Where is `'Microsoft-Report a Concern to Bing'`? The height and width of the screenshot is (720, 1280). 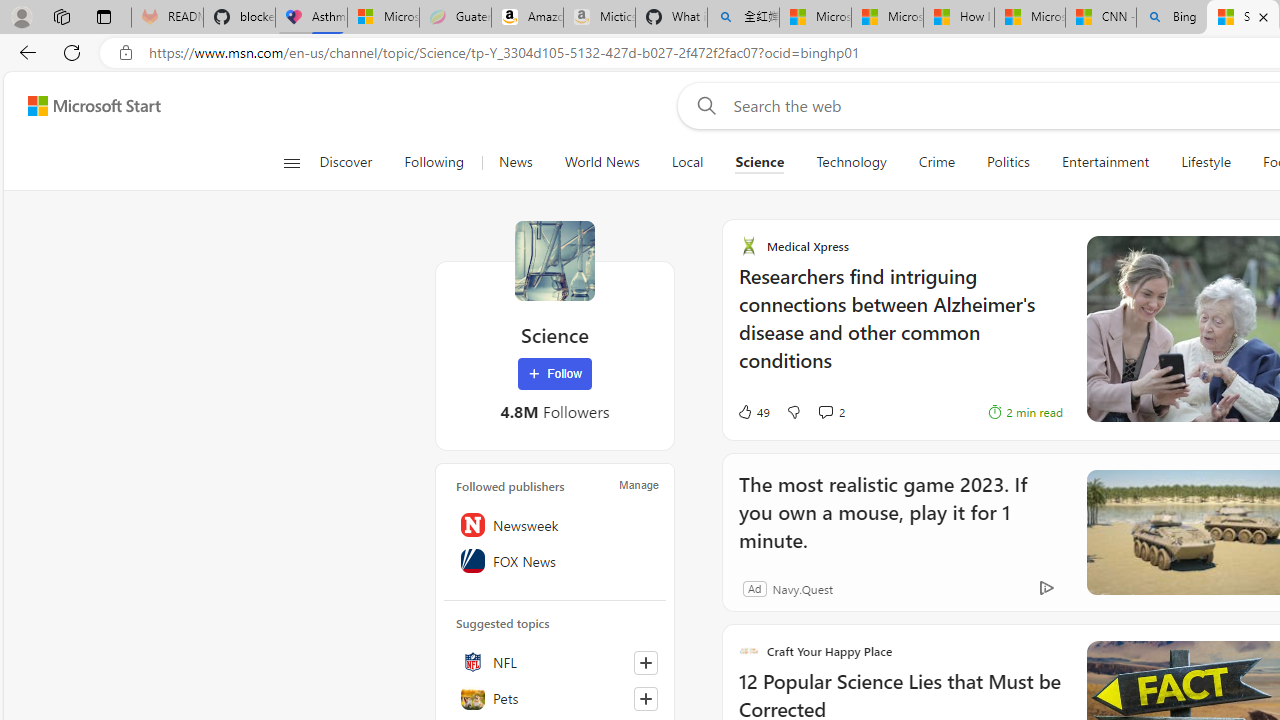
'Microsoft-Report a Concern to Bing' is located at coordinates (383, 17).